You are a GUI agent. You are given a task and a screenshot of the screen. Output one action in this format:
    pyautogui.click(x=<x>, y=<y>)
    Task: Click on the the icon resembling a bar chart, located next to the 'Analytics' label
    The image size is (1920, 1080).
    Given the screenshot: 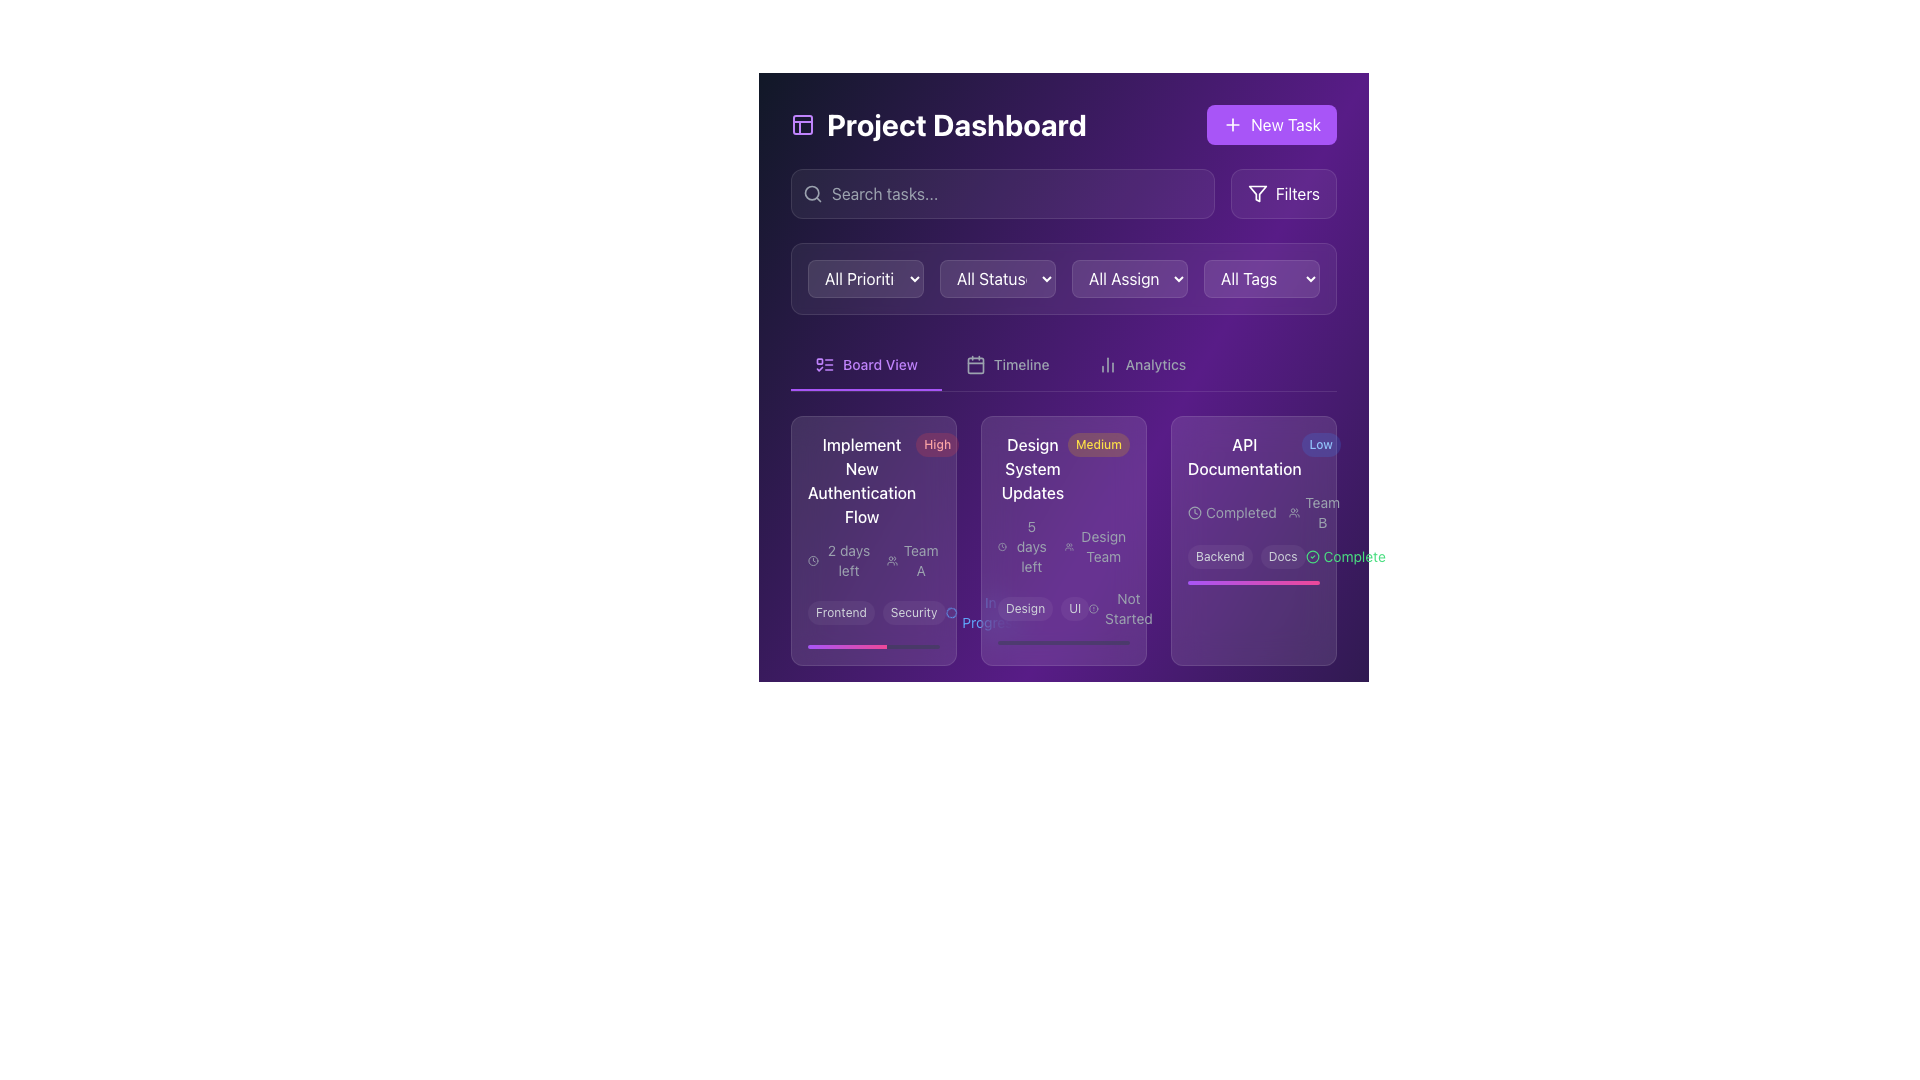 What is the action you would take?
    pyautogui.click(x=1106, y=365)
    